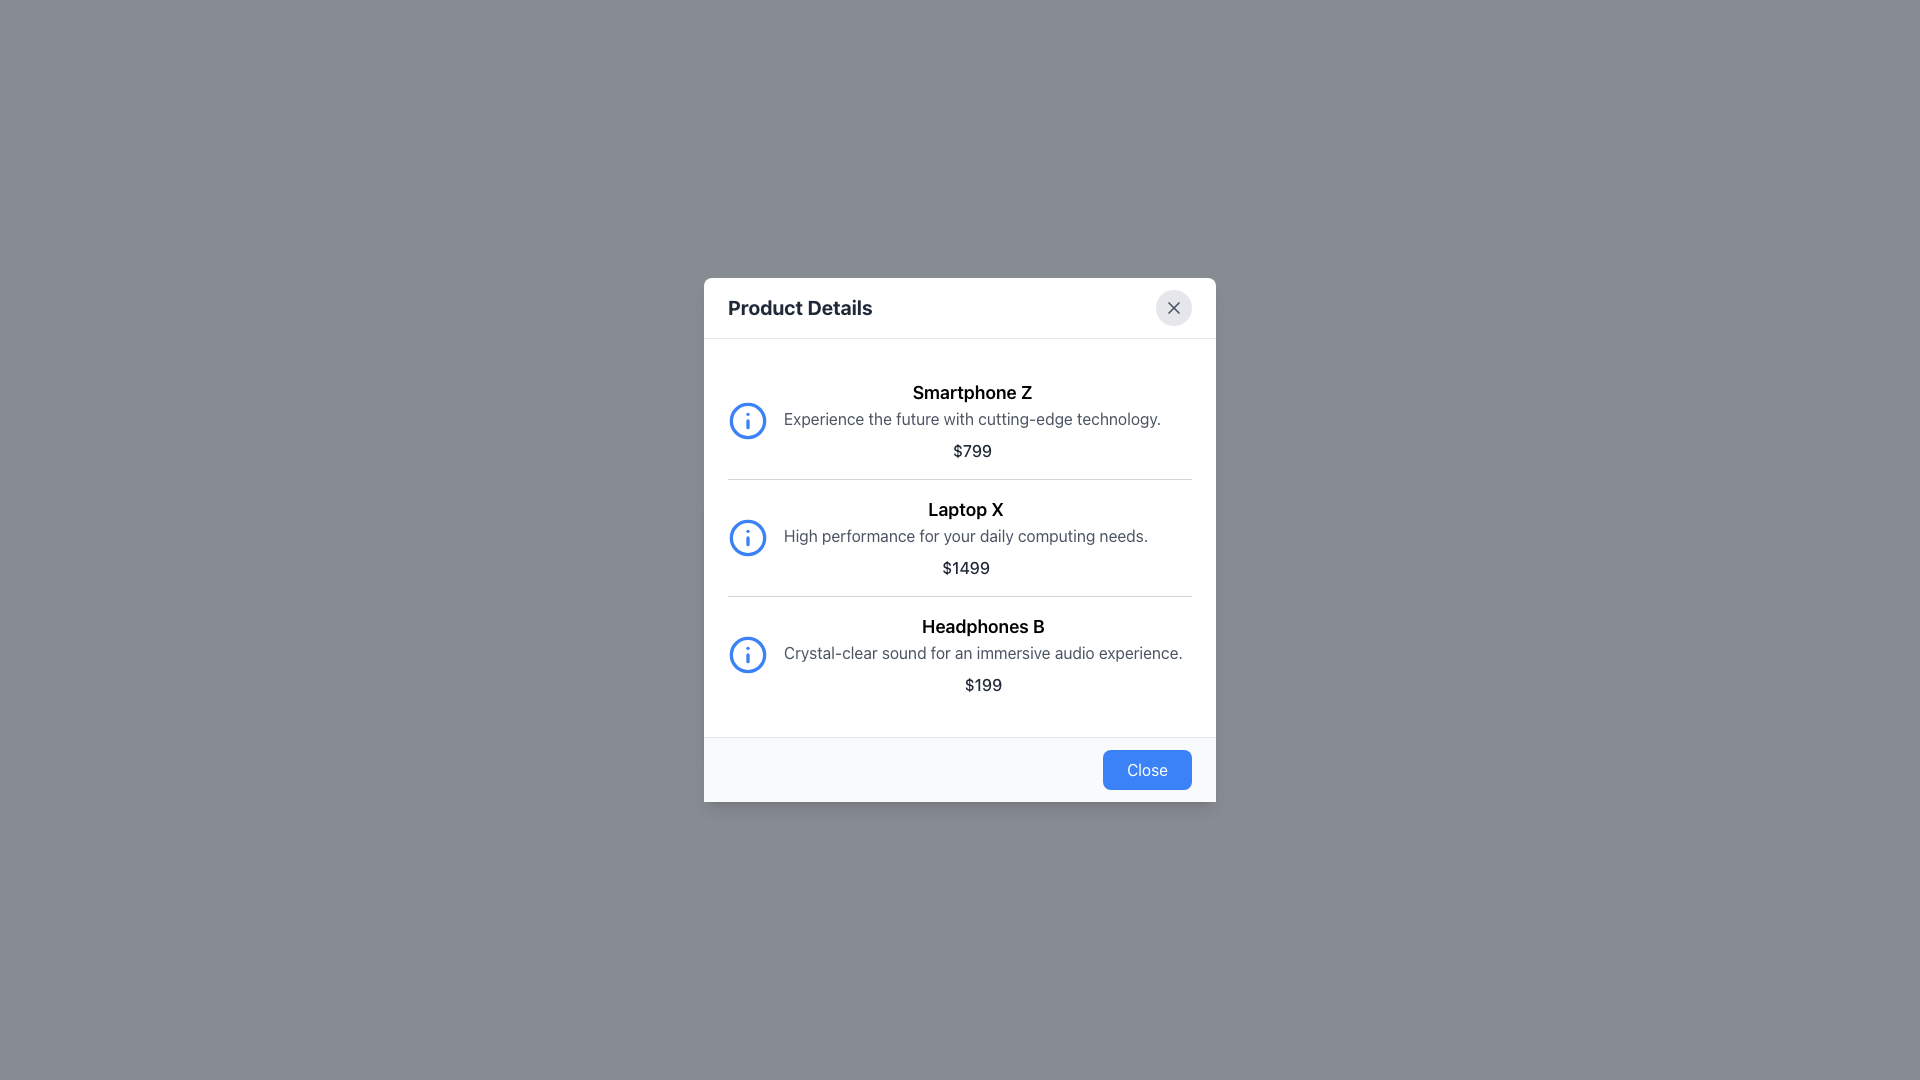  What do you see at coordinates (747, 655) in the screenshot?
I see `the circular Information icon with a blue outline and a white interior, containing a lowercase 'i' symbol in blue, located adjacent to the product description of 'Headphones B'` at bounding box center [747, 655].